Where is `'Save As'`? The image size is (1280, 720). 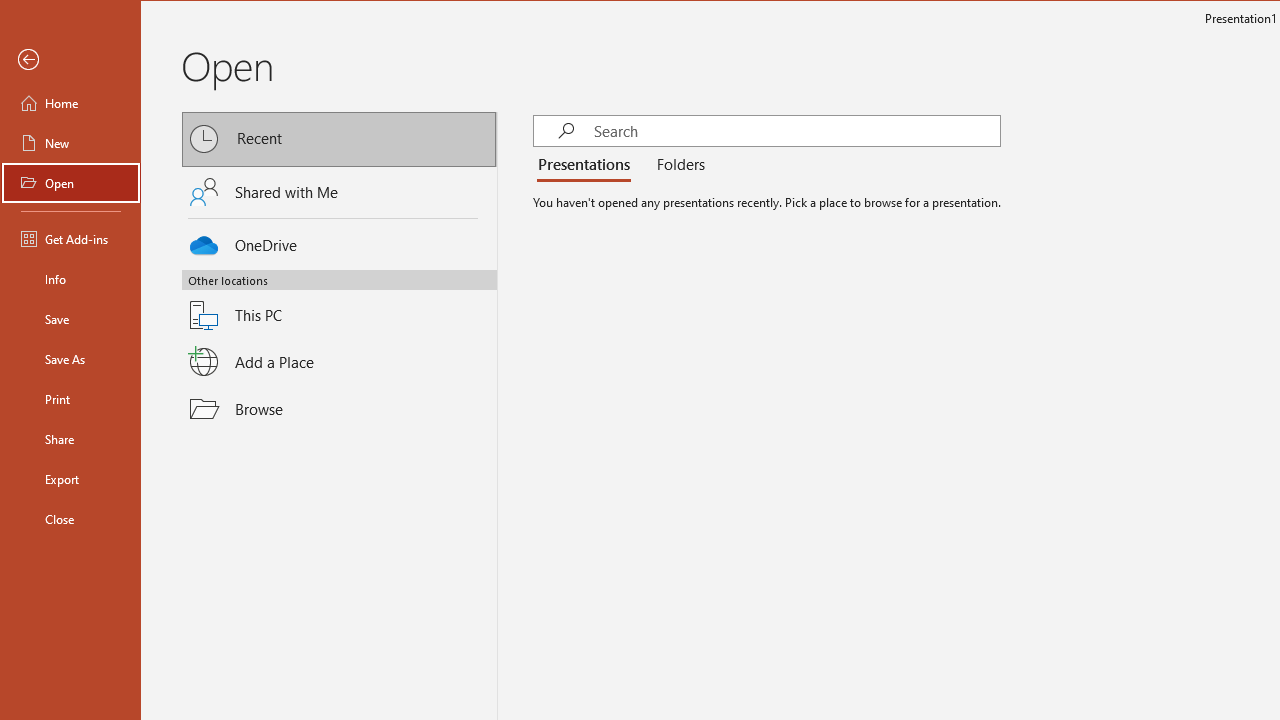
'Save As' is located at coordinates (71, 357).